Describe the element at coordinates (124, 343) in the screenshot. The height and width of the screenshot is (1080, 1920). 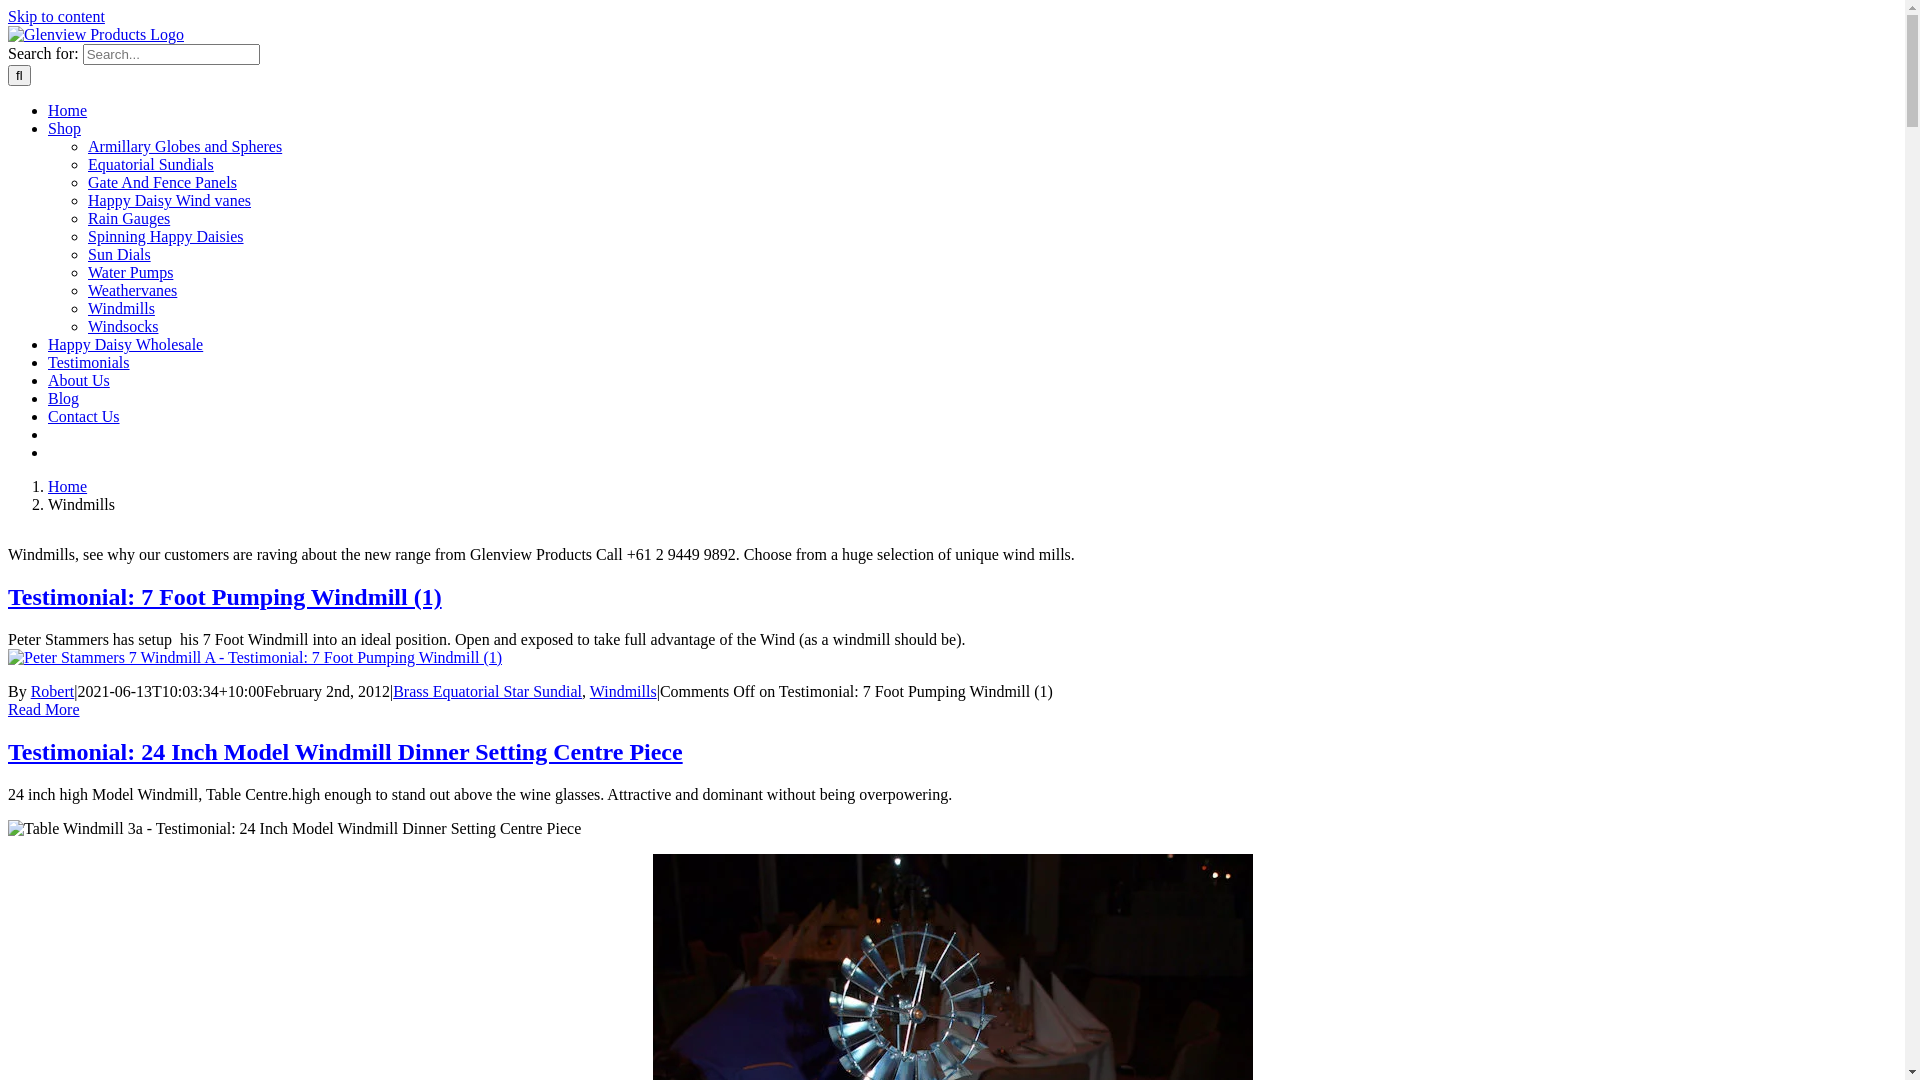
I see `'Happy Daisy Wholesale'` at that location.